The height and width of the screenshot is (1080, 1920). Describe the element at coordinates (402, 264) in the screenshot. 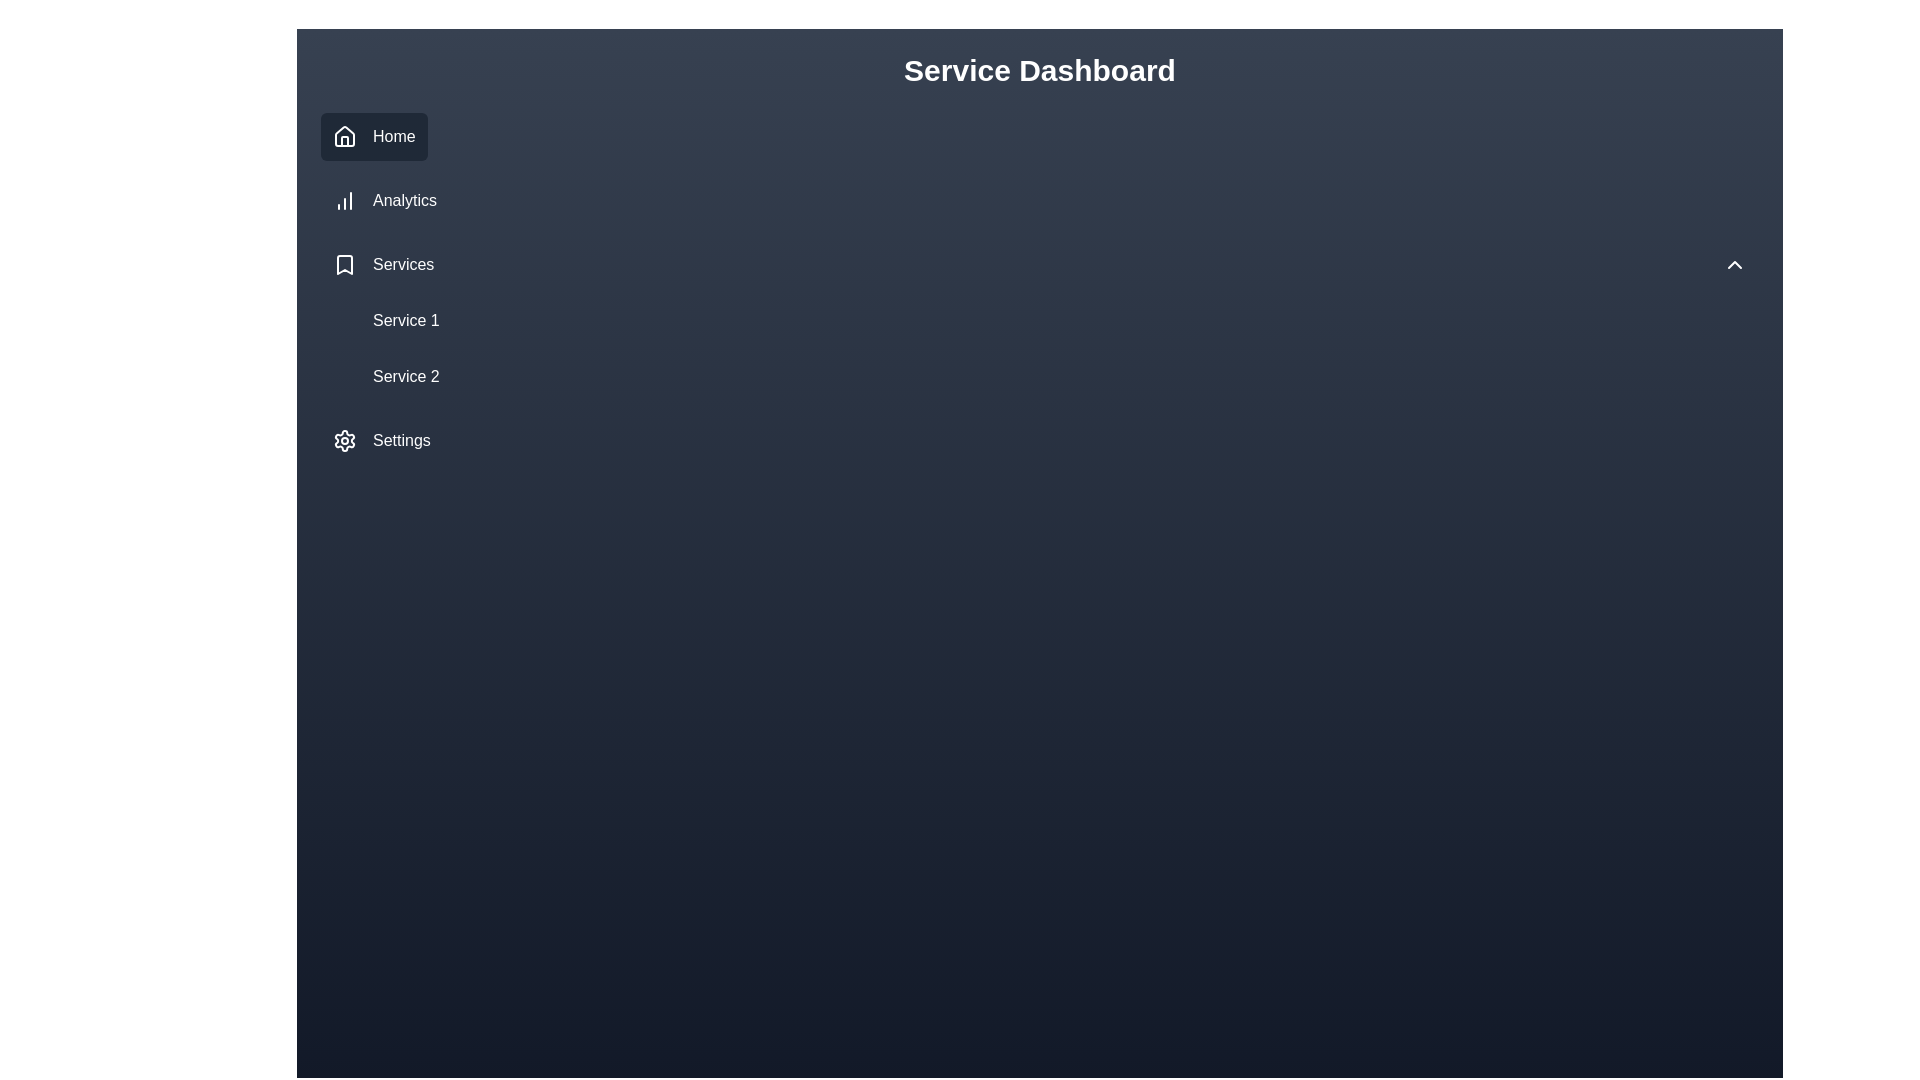

I see `the 'Services' label in the navigation menu` at that location.